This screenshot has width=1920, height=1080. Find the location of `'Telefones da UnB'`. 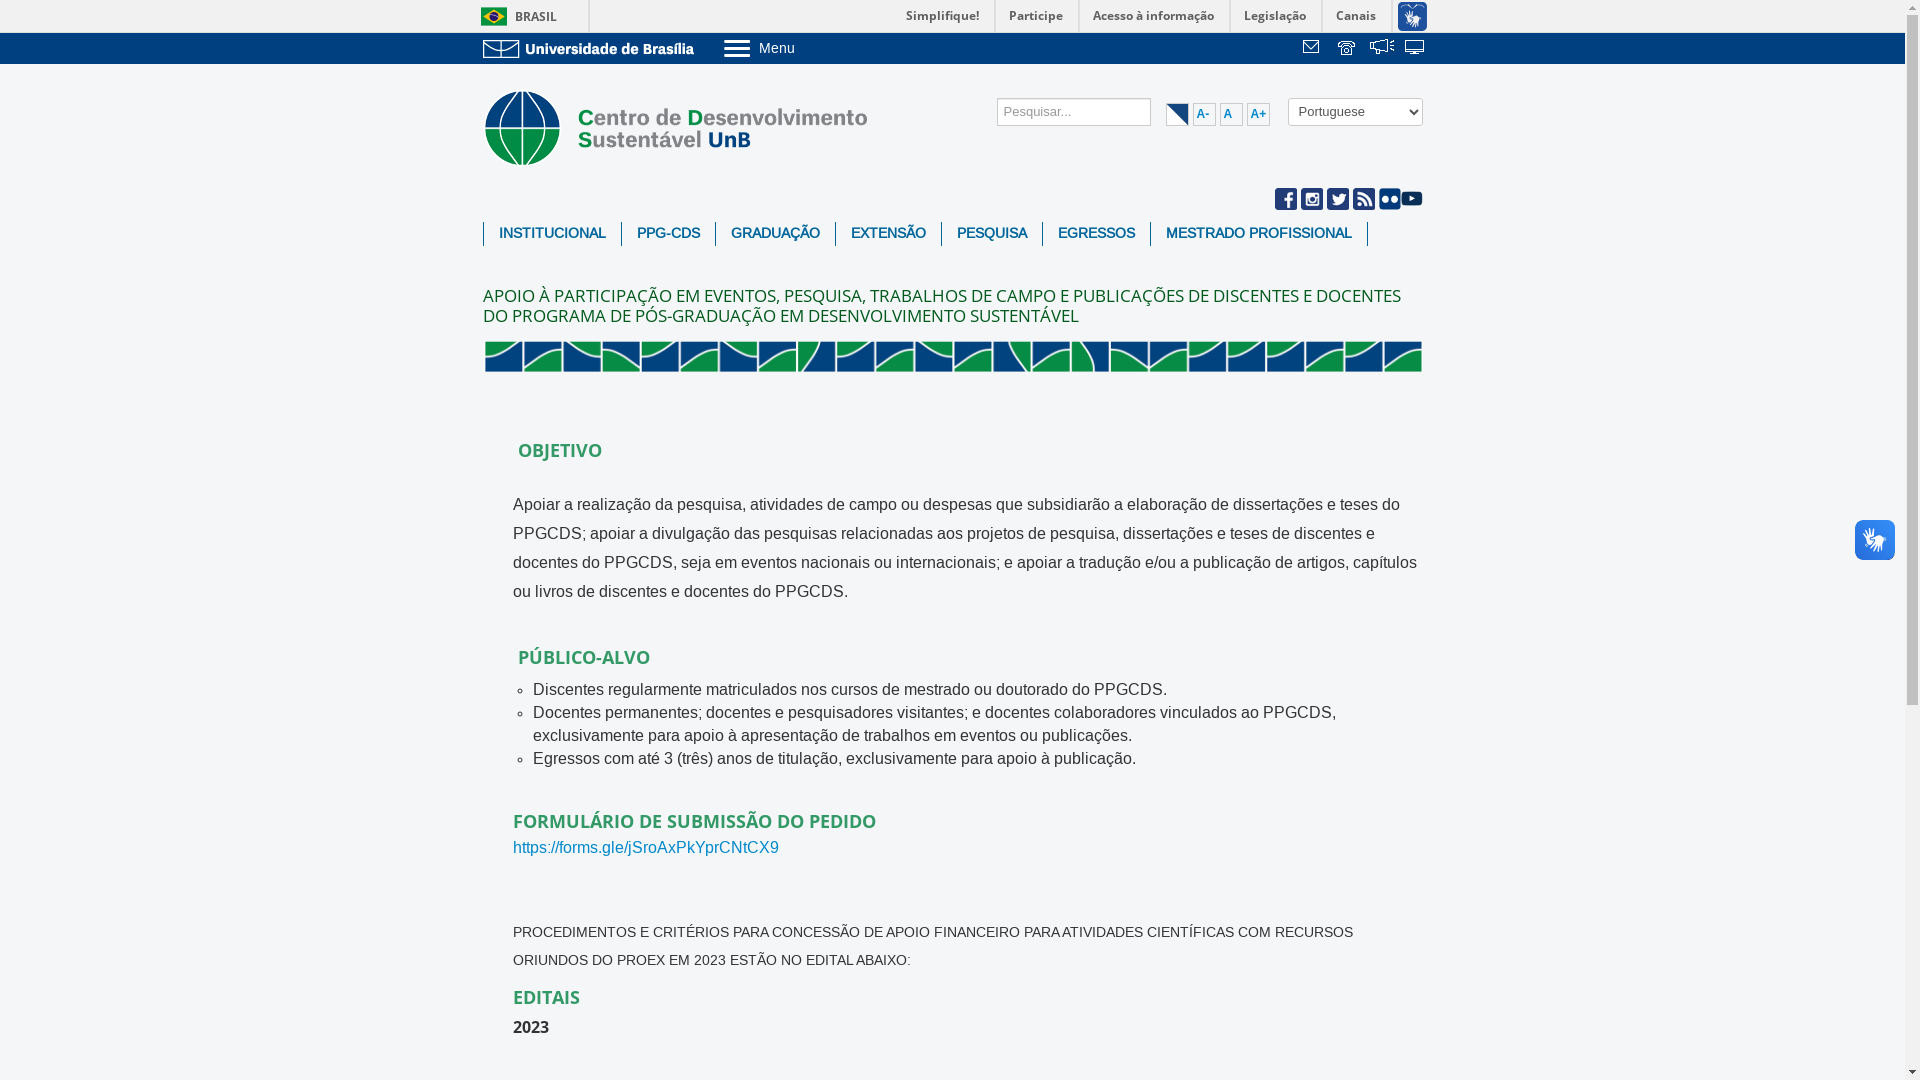

'Telefones da UnB' is located at coordinates (1348, 48).